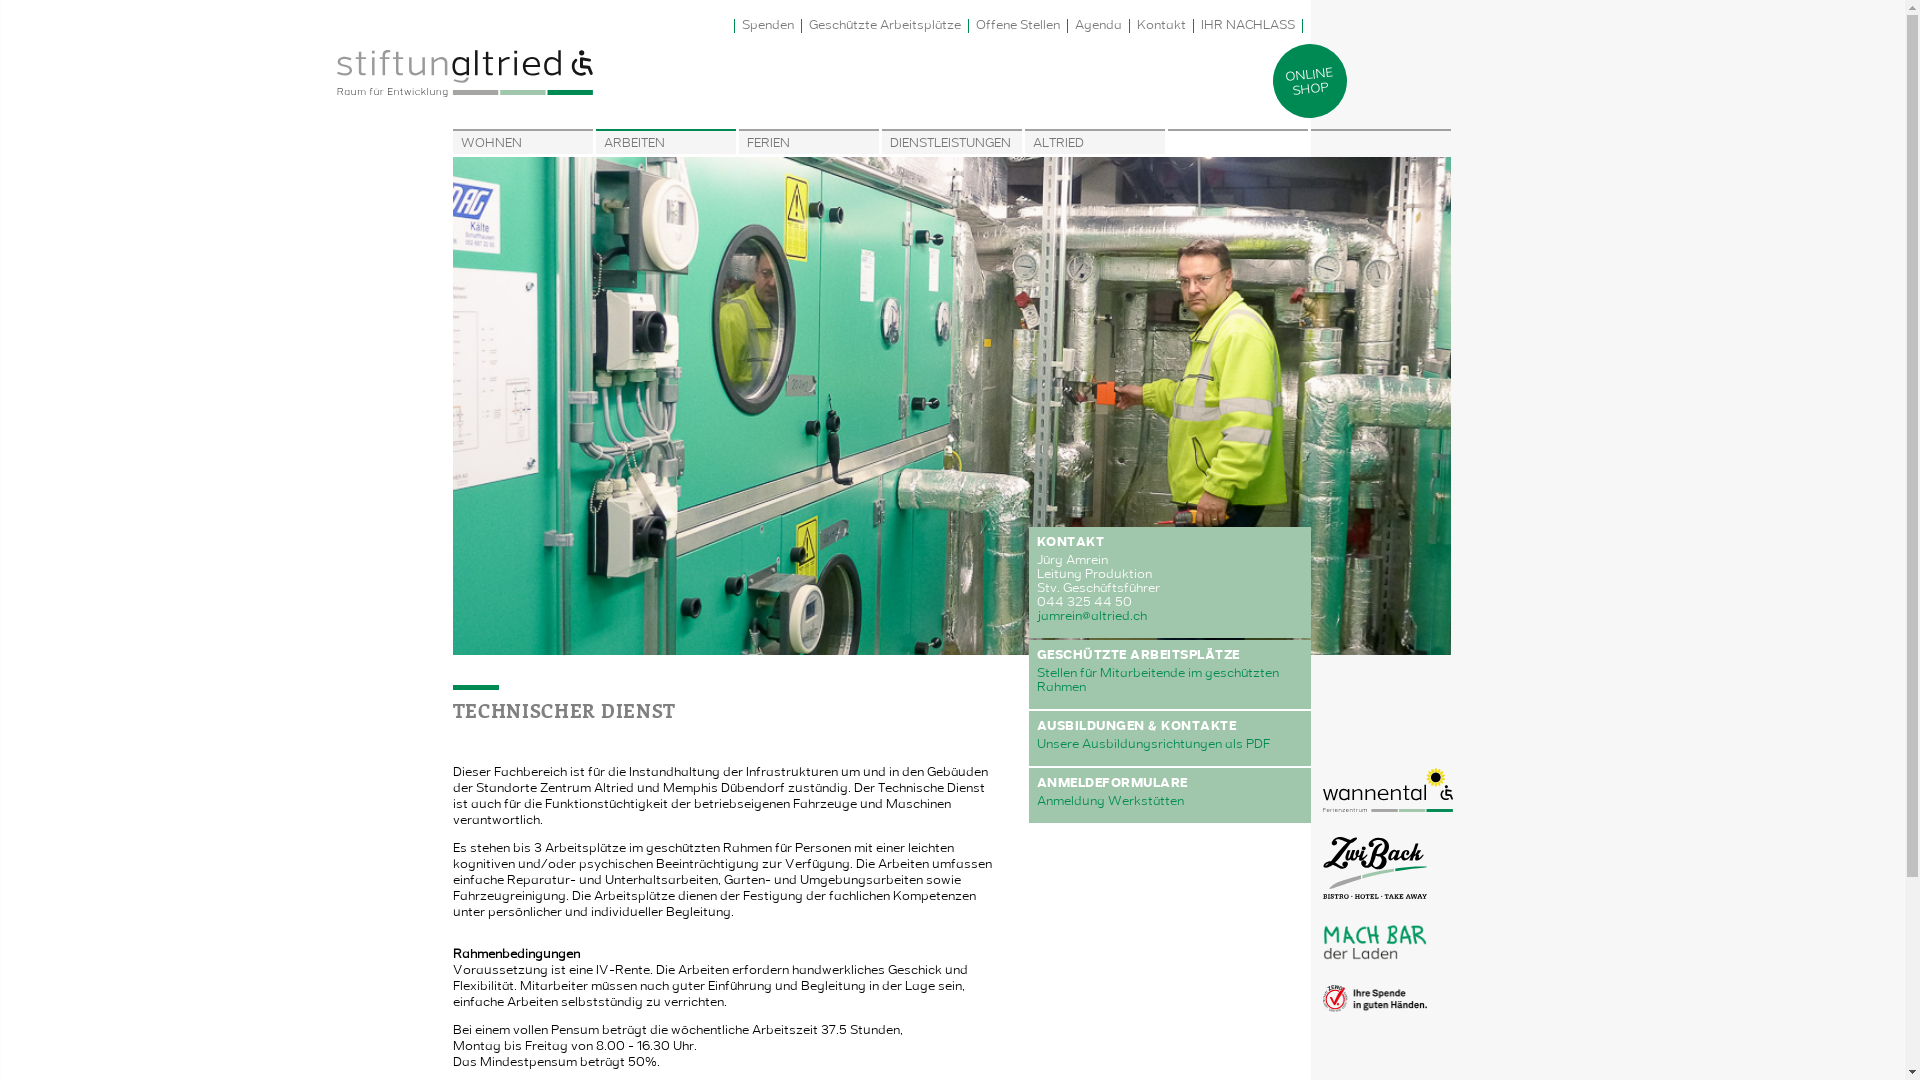  What do you see at coordinates (1093, 143) in the screenshot?
I see `'ALTRIED'` at bounding box center [1093, 143].